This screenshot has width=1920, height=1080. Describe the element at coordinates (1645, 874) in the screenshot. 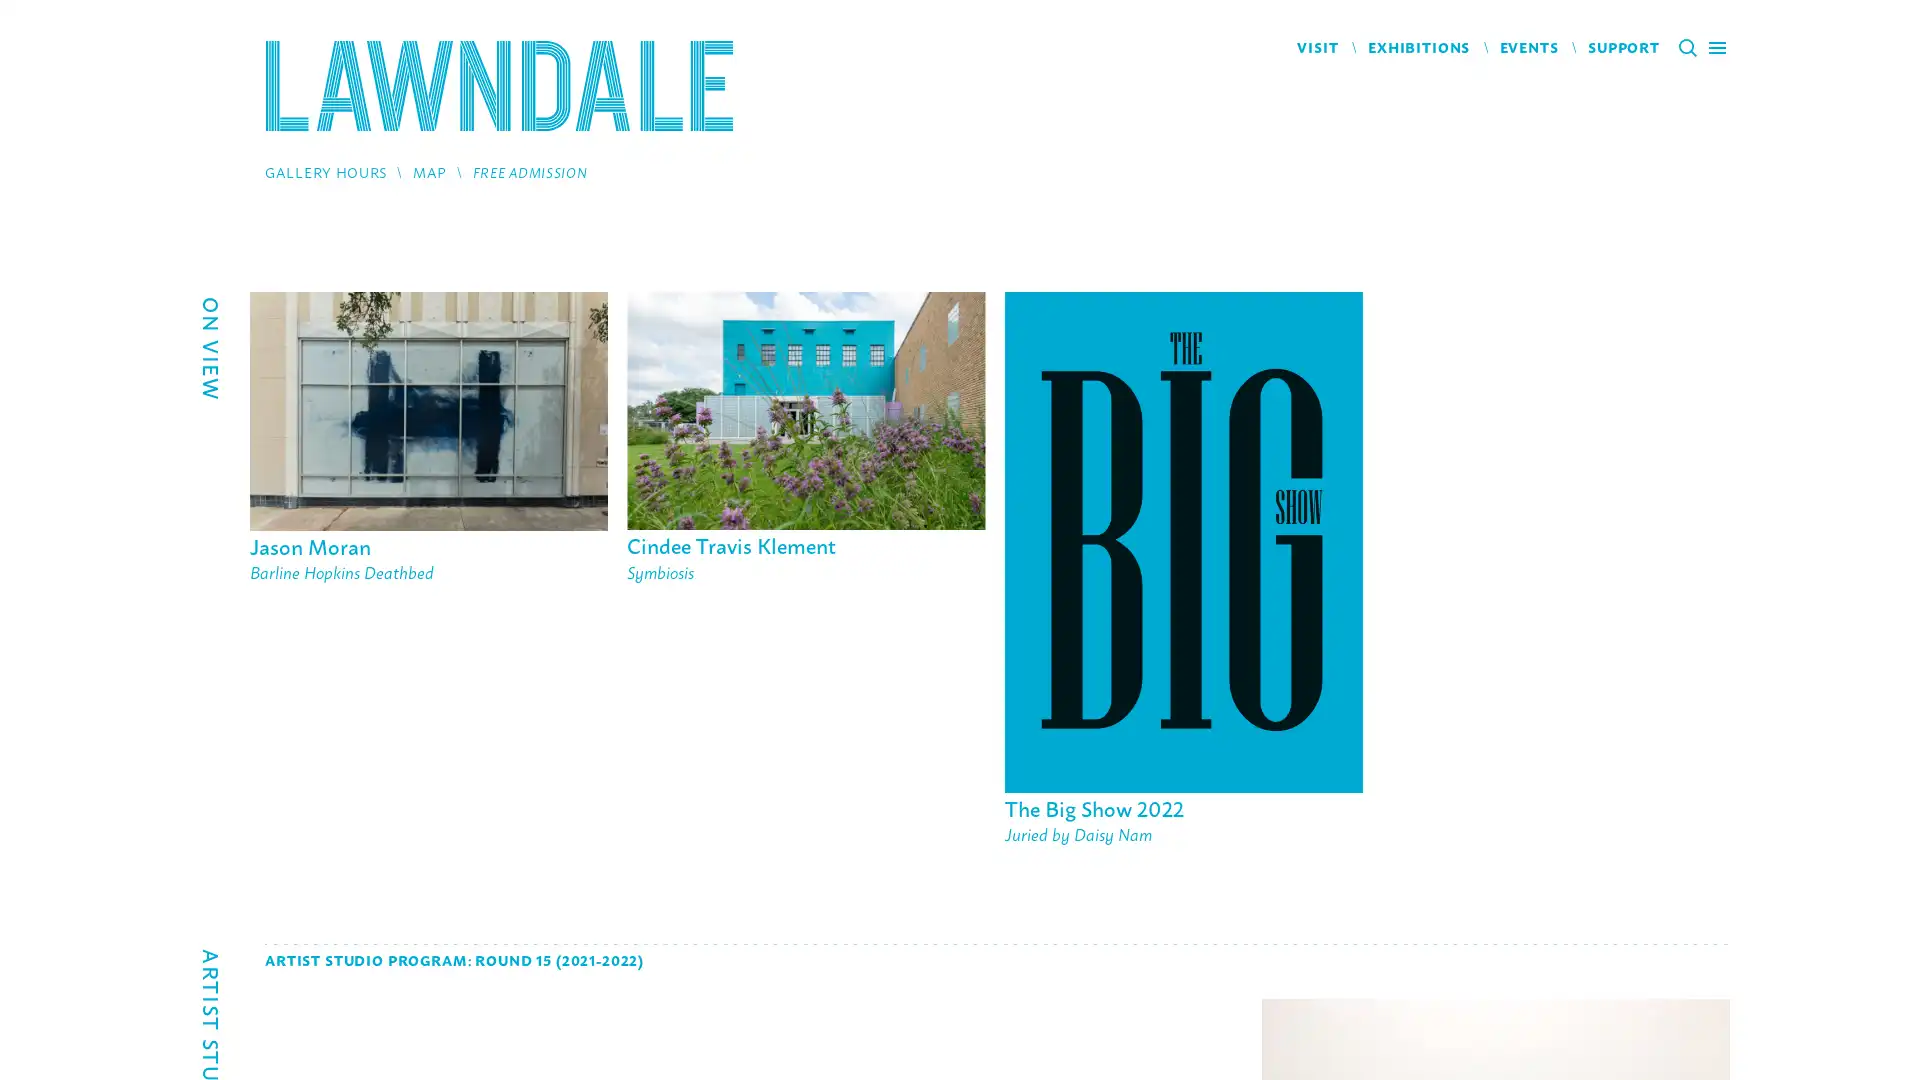

I see `Previous` at that location.